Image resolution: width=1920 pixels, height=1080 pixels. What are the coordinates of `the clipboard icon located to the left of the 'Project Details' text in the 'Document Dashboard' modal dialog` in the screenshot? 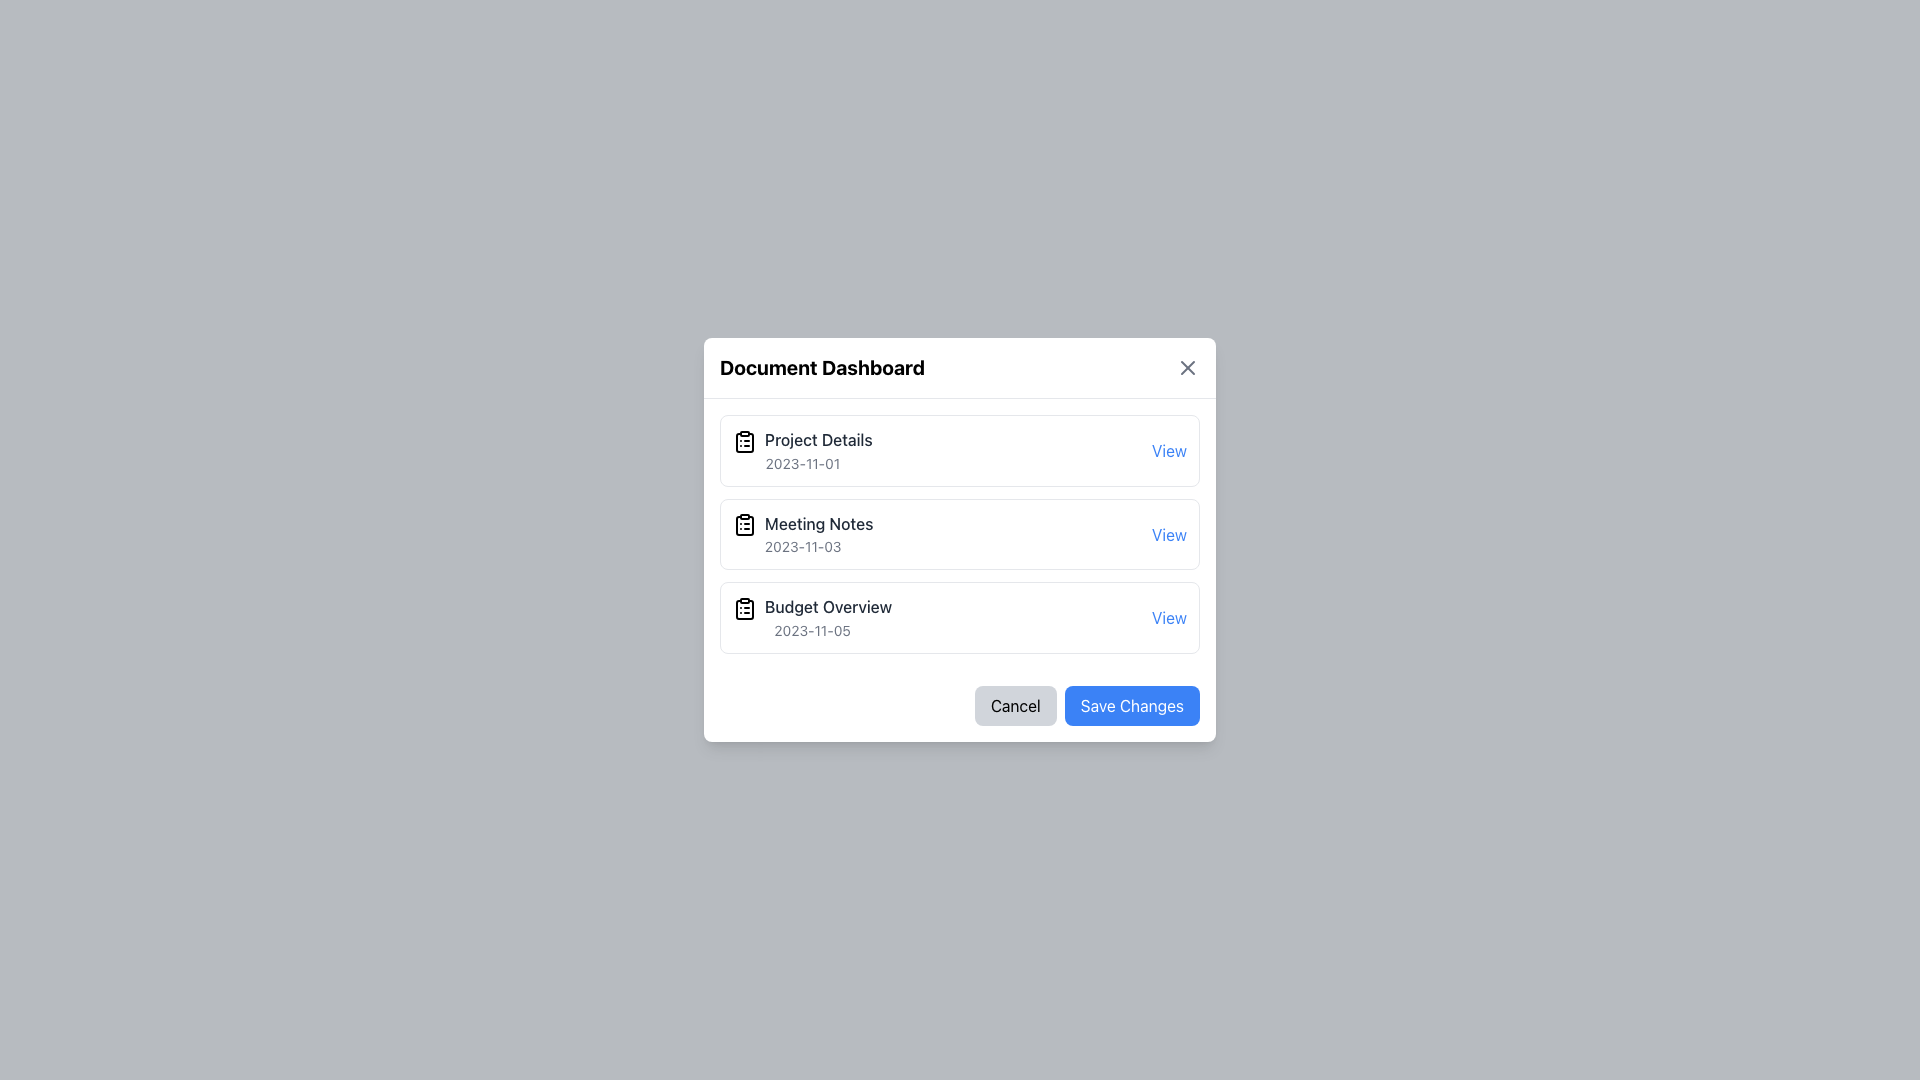 It's located at (743, 439).